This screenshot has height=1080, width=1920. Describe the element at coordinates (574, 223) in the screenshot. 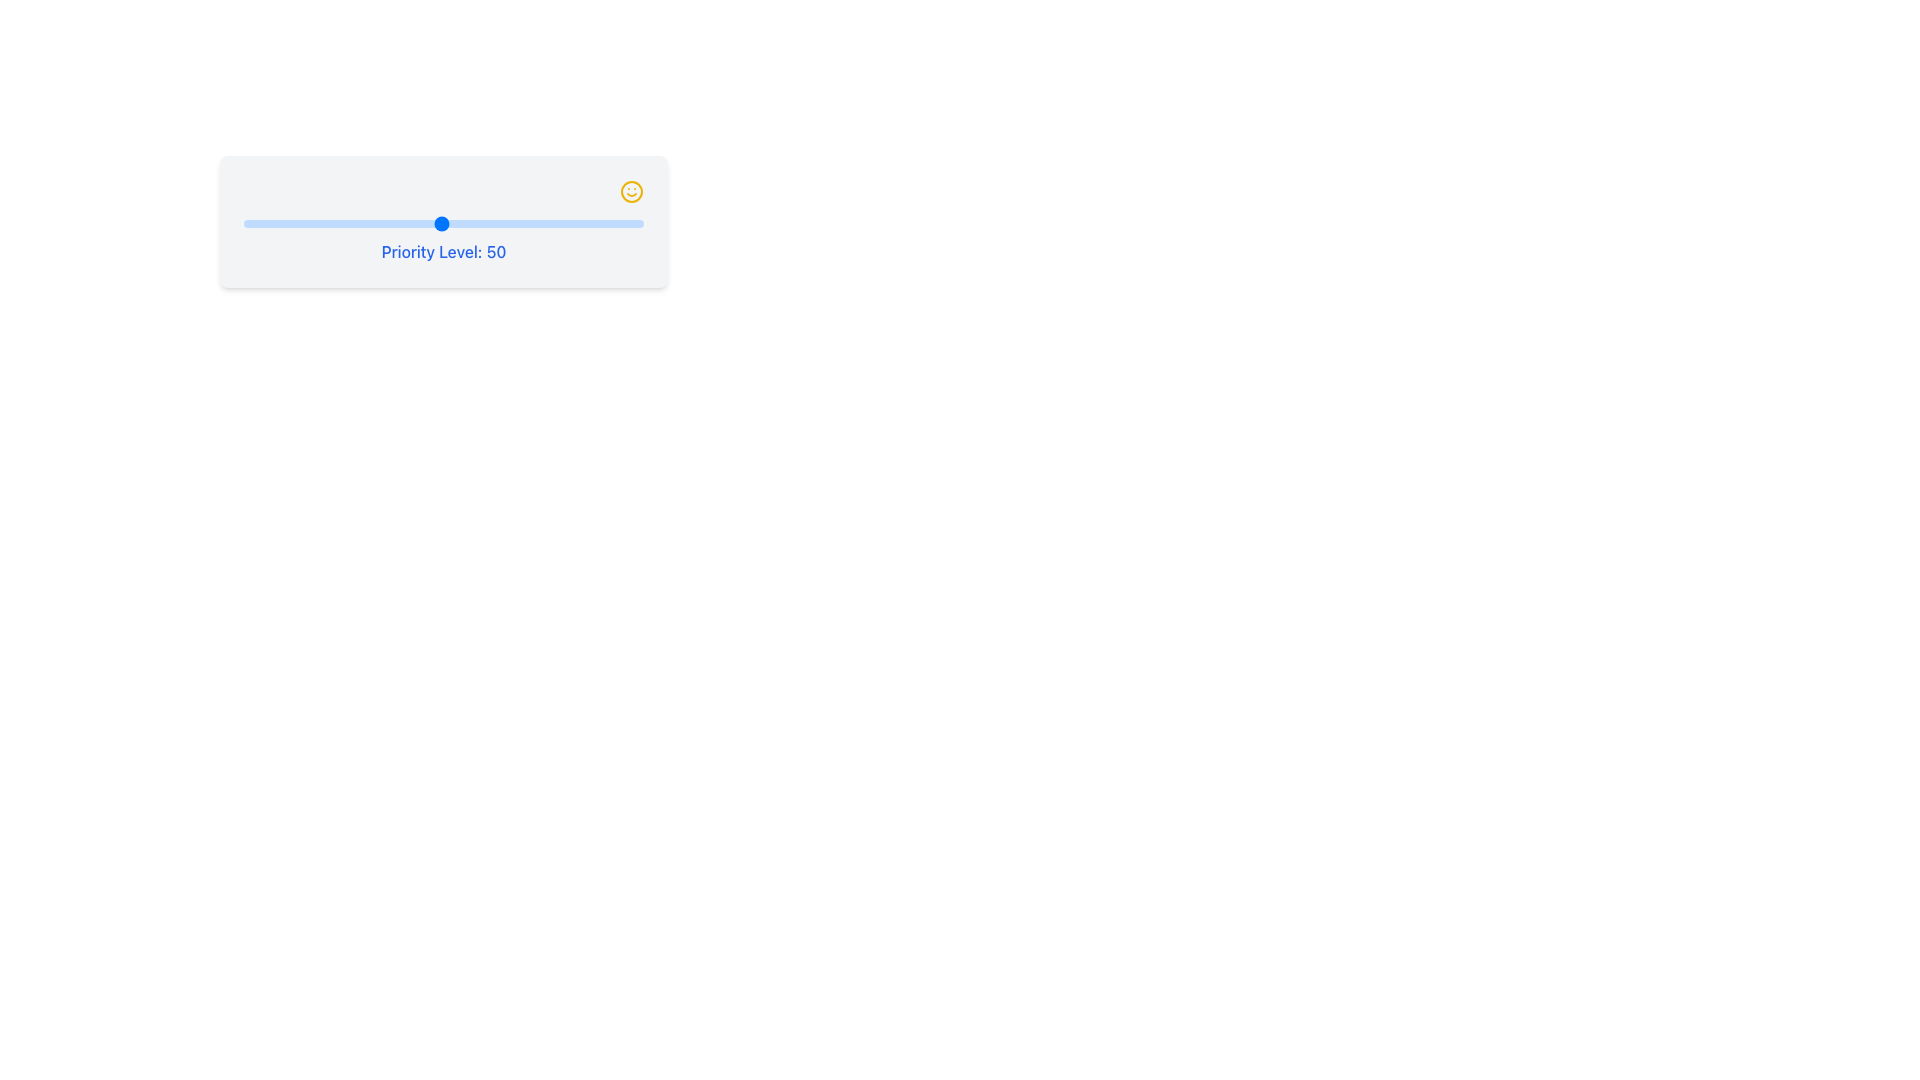

I see `the priority level` at that location.